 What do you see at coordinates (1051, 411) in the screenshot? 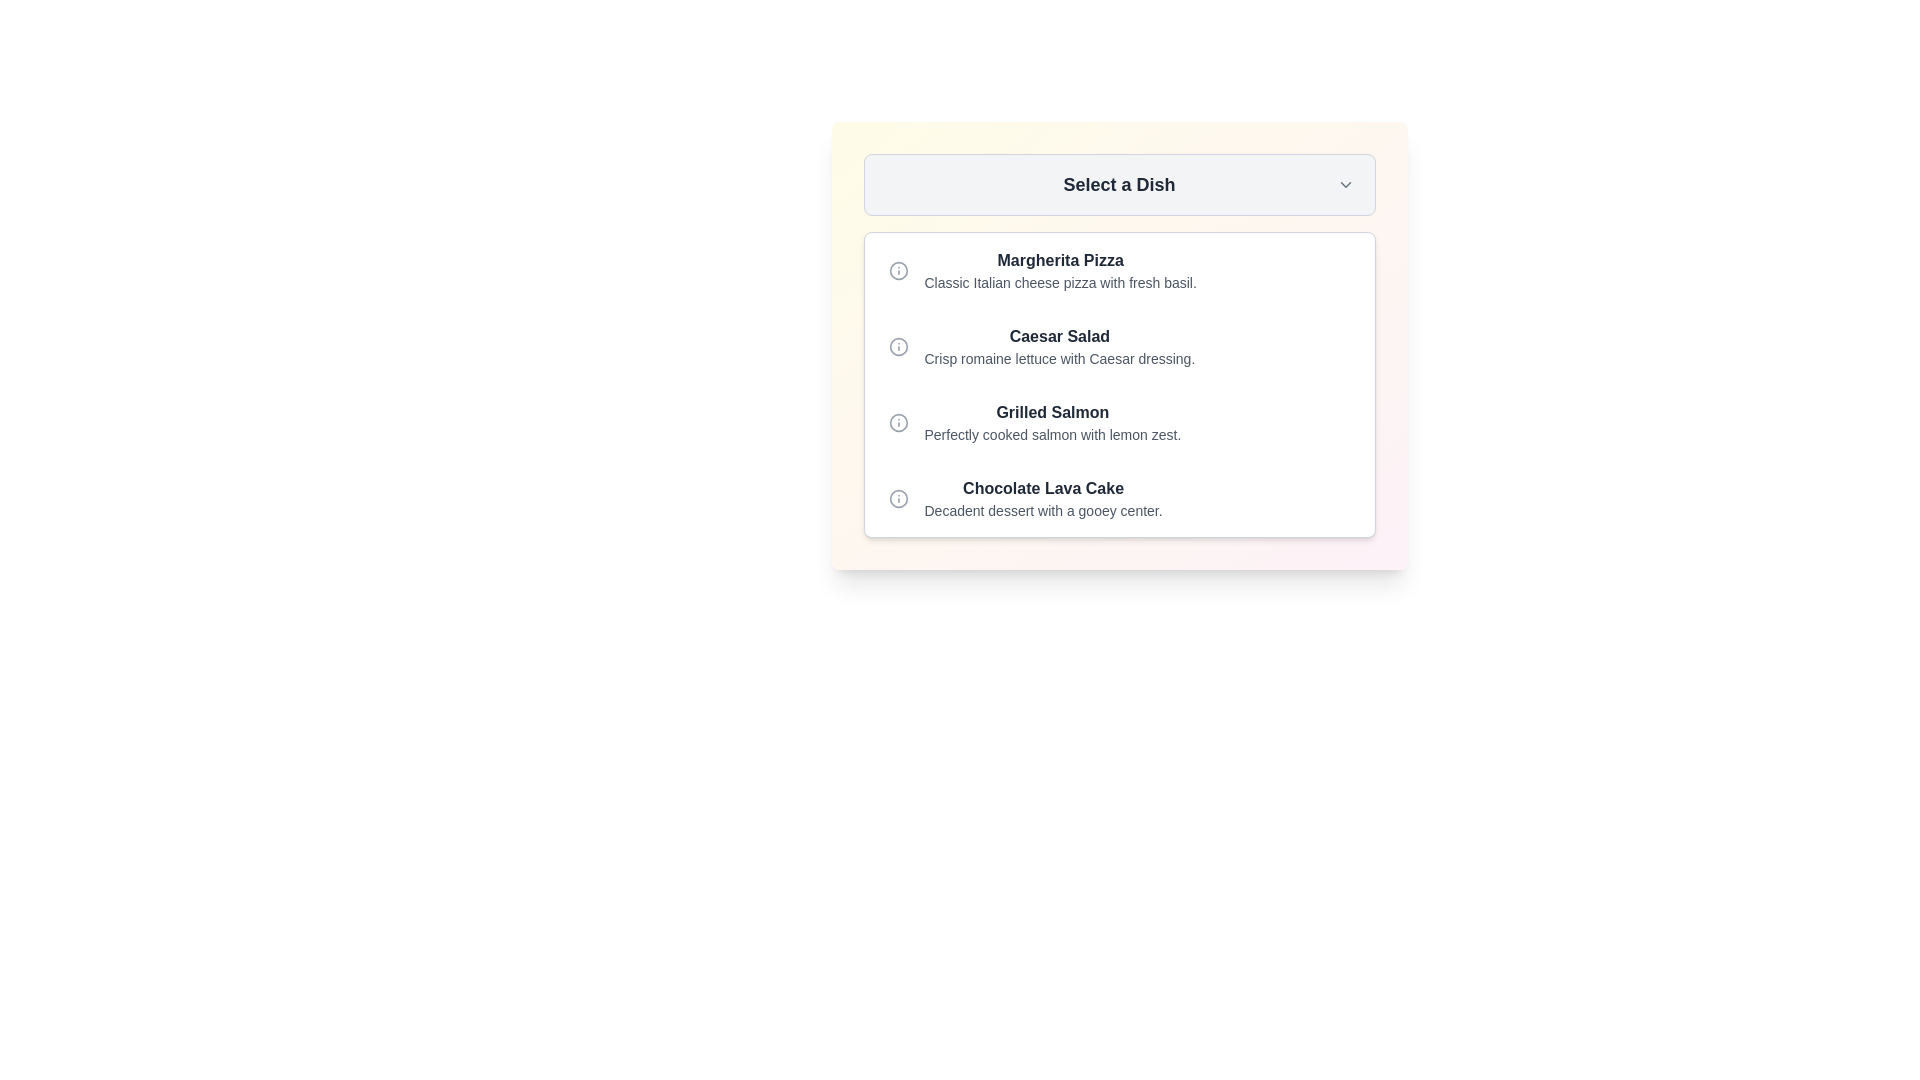
I see `text of the bold label that displays 'Grilled Salmon', which is prominently styled in black and located under the heading 'Select a Dish'` at bounding box center [1051, 411].